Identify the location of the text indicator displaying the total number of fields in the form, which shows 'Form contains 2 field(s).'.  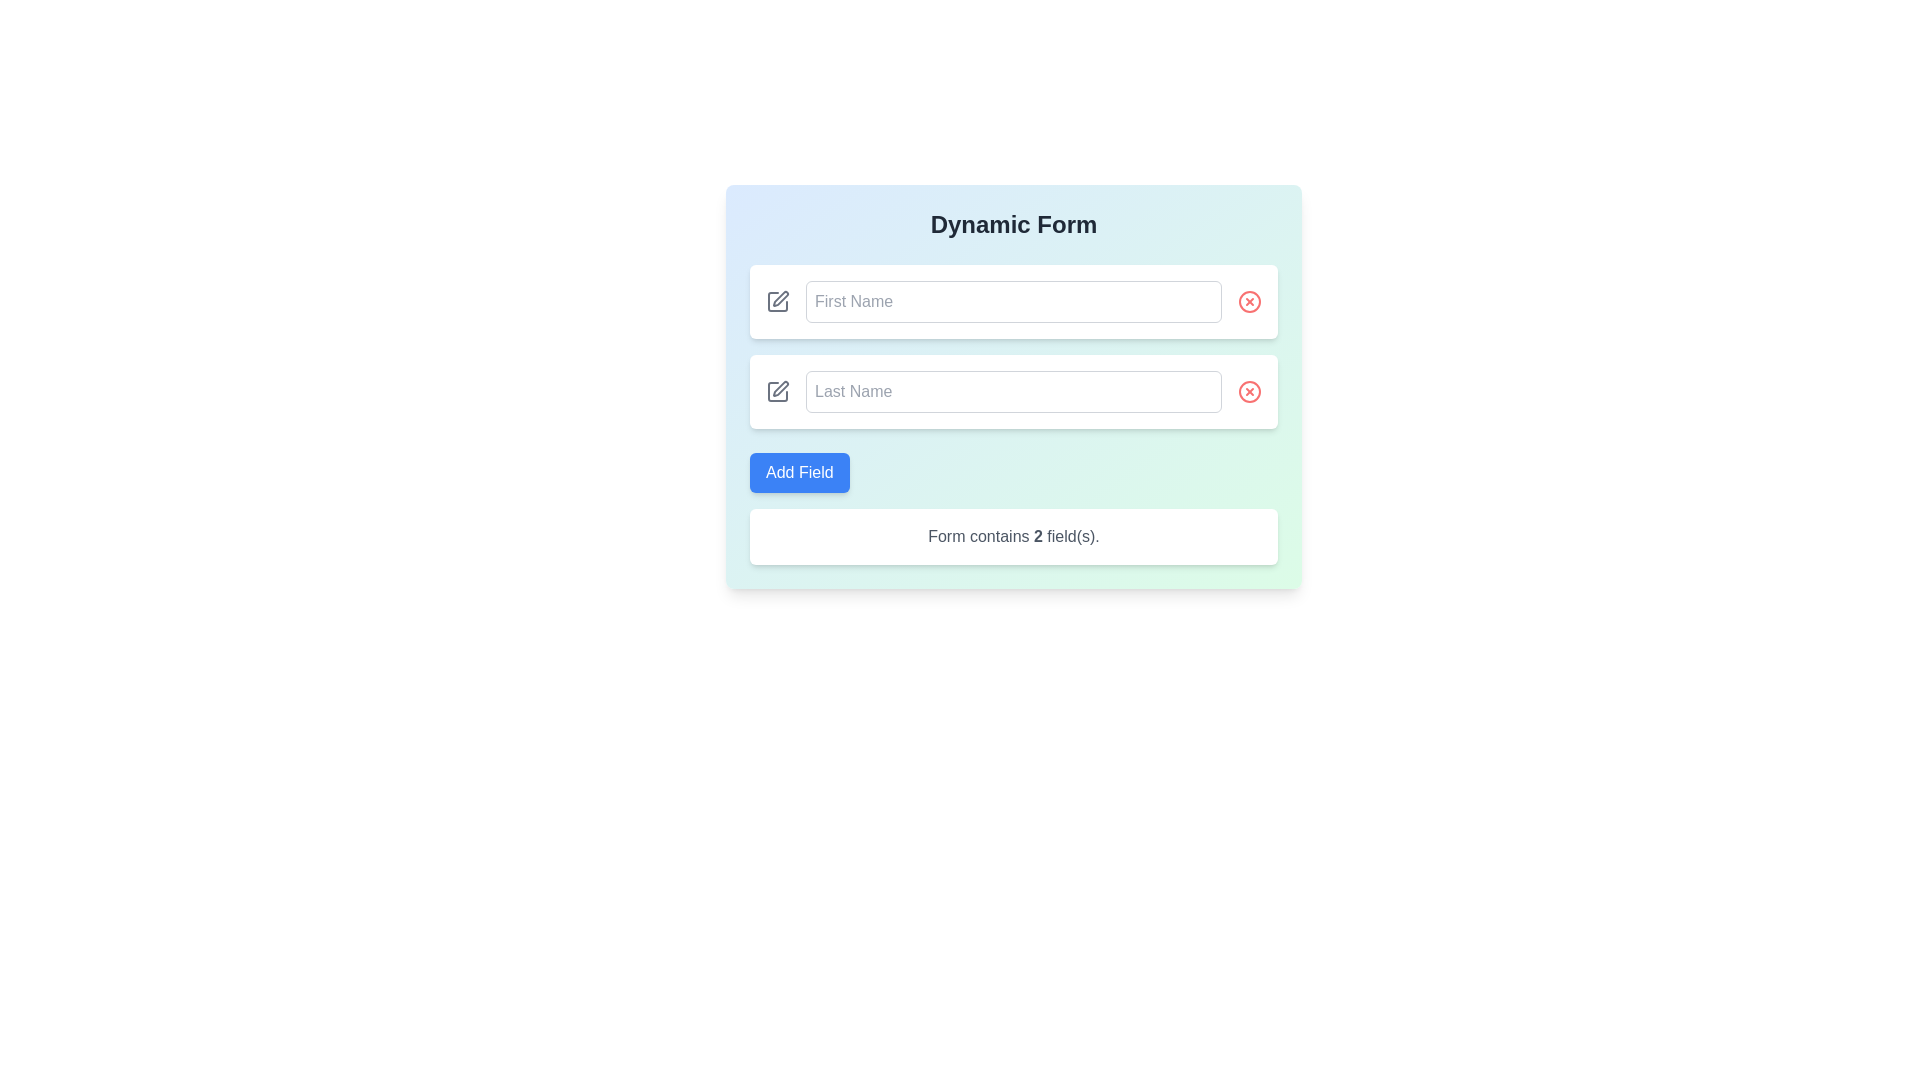
(1038, 535).